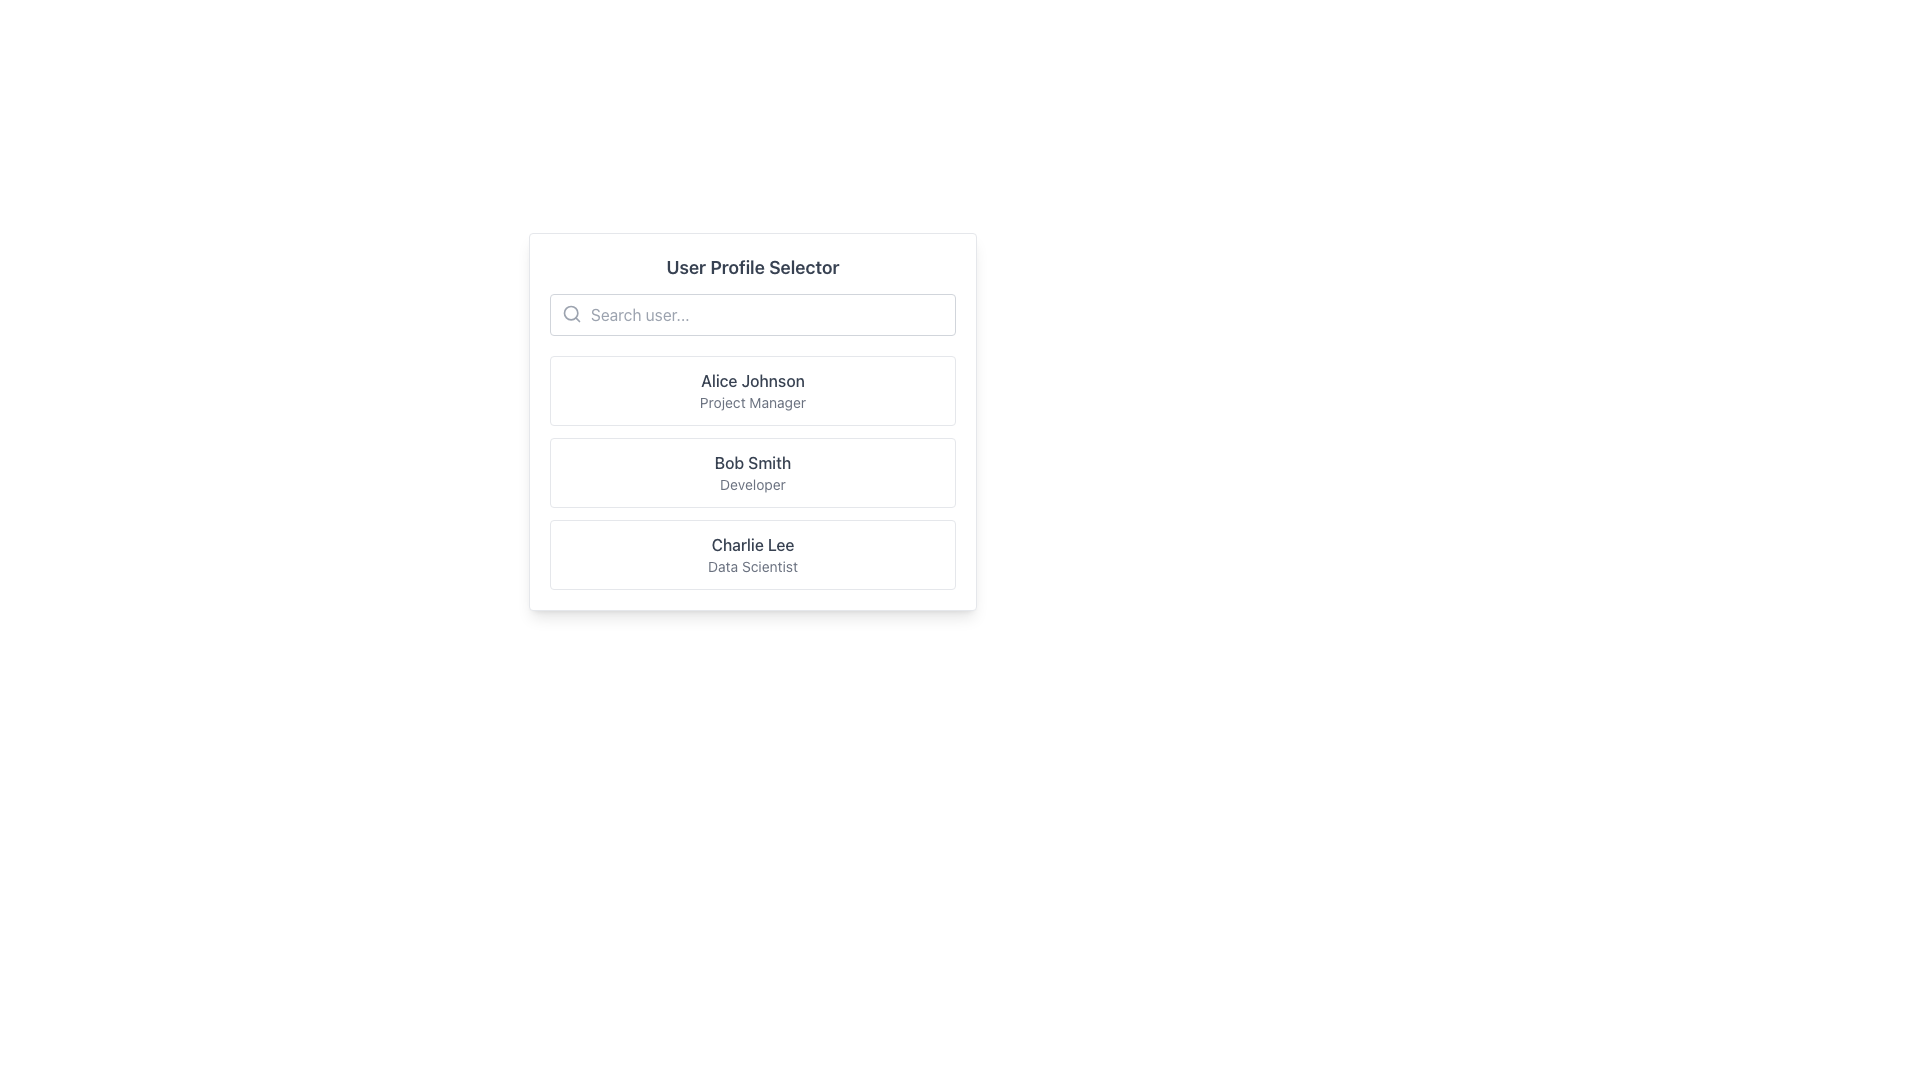  I want to click on the text label identifying the user 'Charlie Lee' within the third card of the user profile selector interface, as it serves as a title for user selection, so click(752, 544).